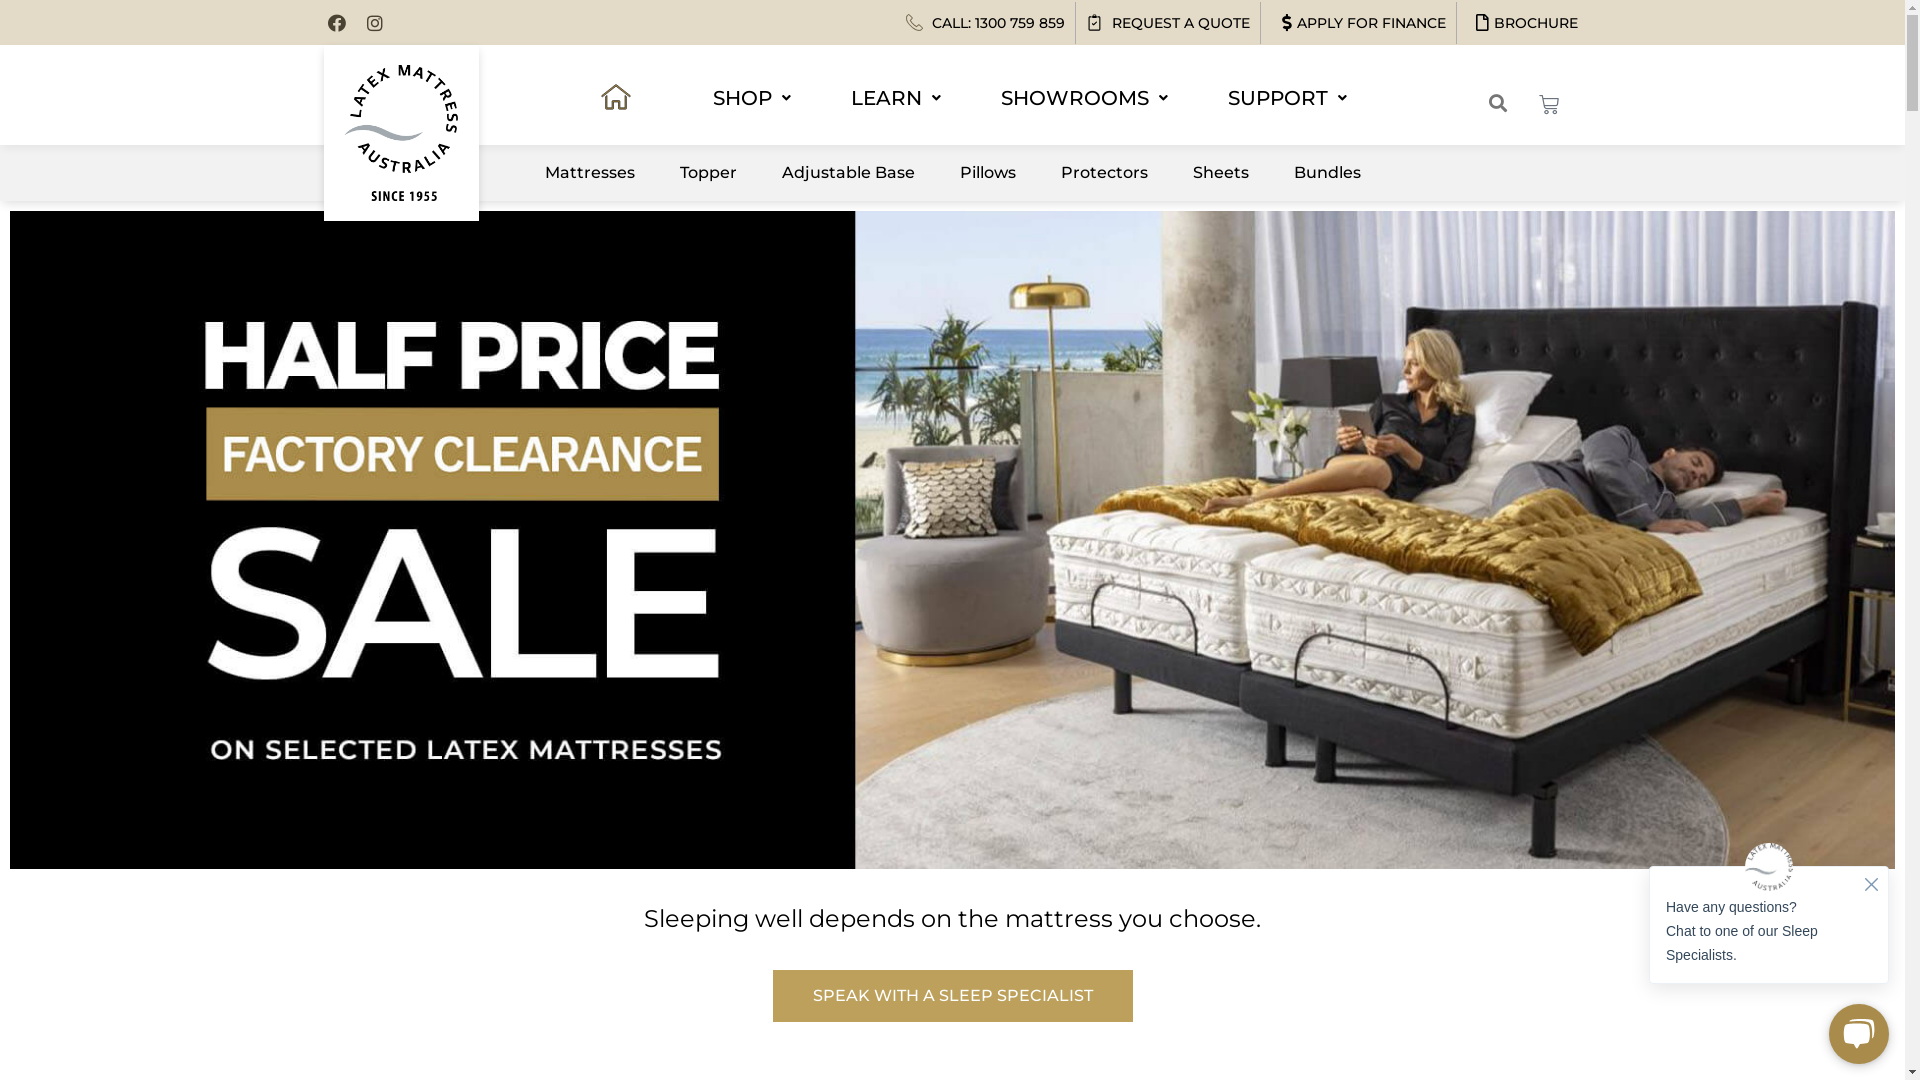  What do you see at coordinates (1547, 104) in the screenshot?
I see `'CART'` at bounding box center [1547, 104].